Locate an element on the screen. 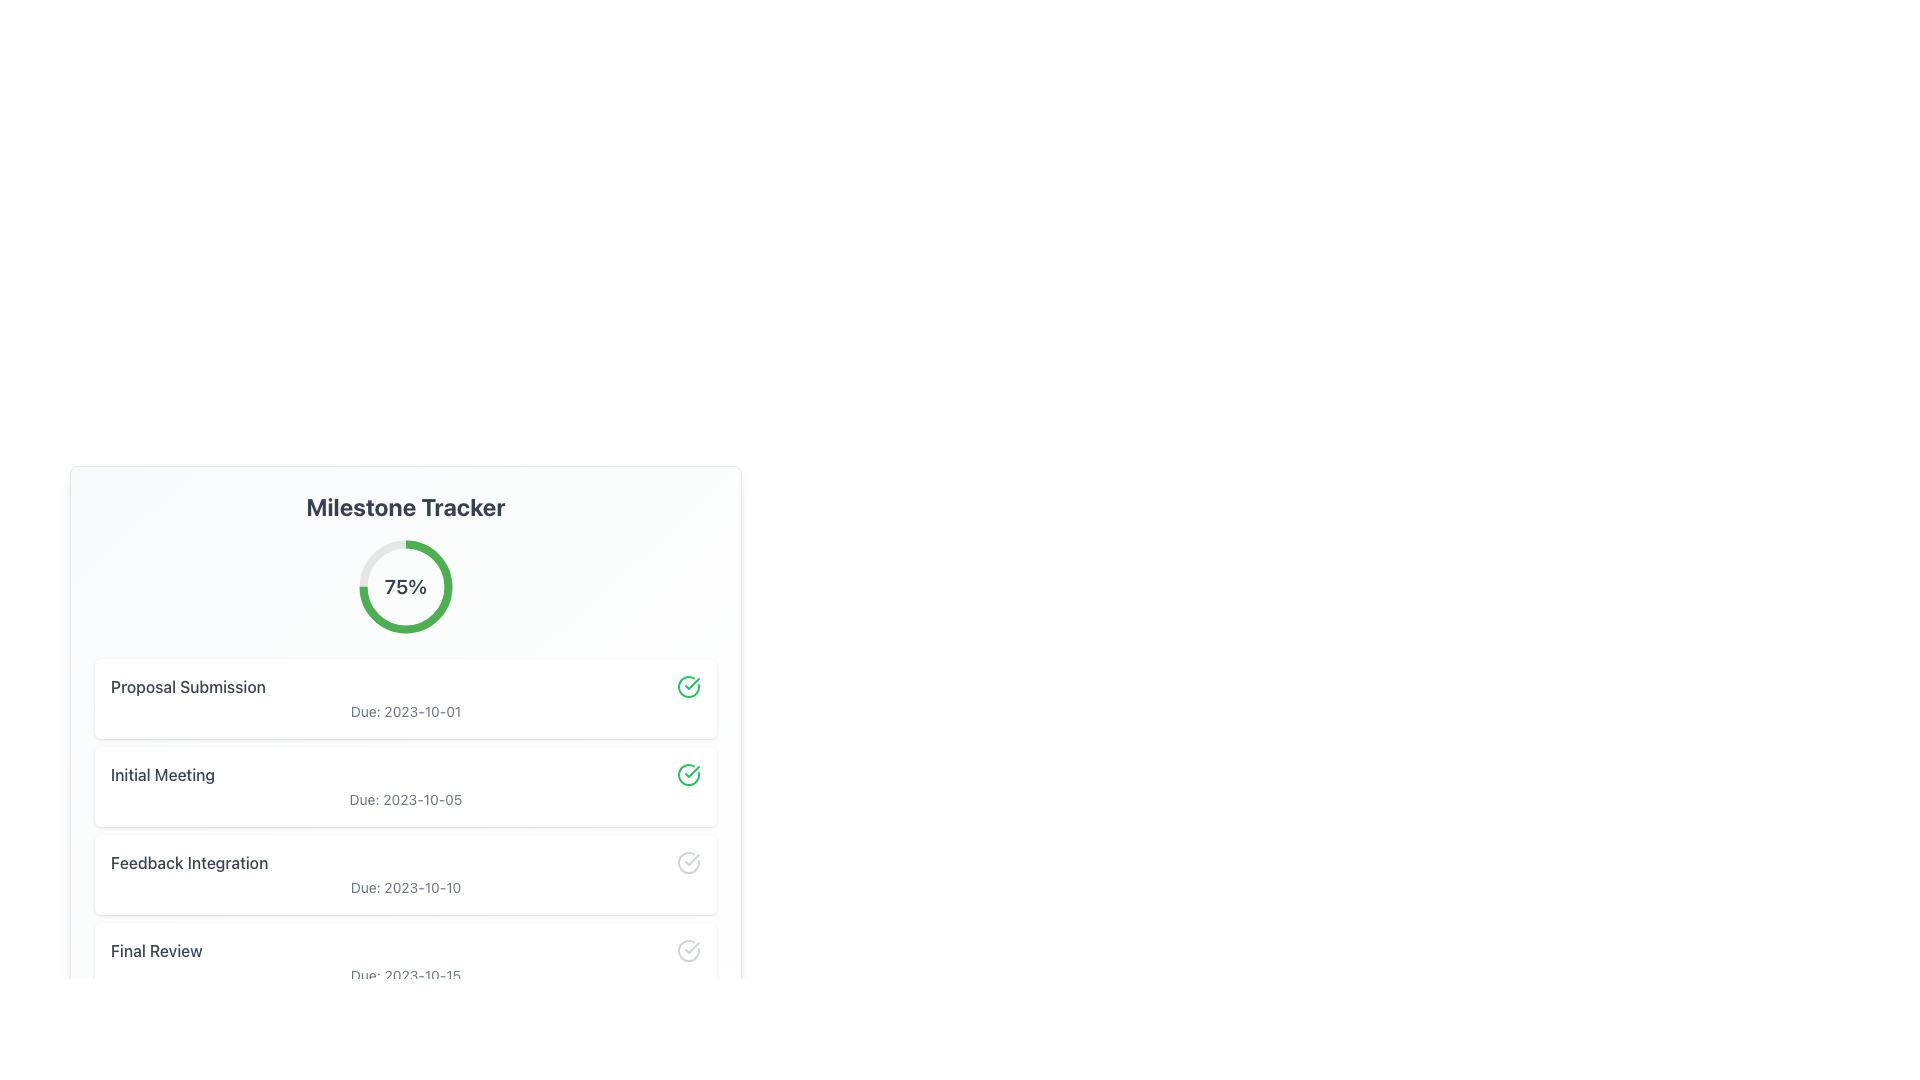 The width and height of the screenshot is (1920, 1080). the text label indicating the due date for a specific task within the 'Final Review' card, located at the bottom right corner, adjacent to the 'Final Review' label is located at coordinates (405, 974).